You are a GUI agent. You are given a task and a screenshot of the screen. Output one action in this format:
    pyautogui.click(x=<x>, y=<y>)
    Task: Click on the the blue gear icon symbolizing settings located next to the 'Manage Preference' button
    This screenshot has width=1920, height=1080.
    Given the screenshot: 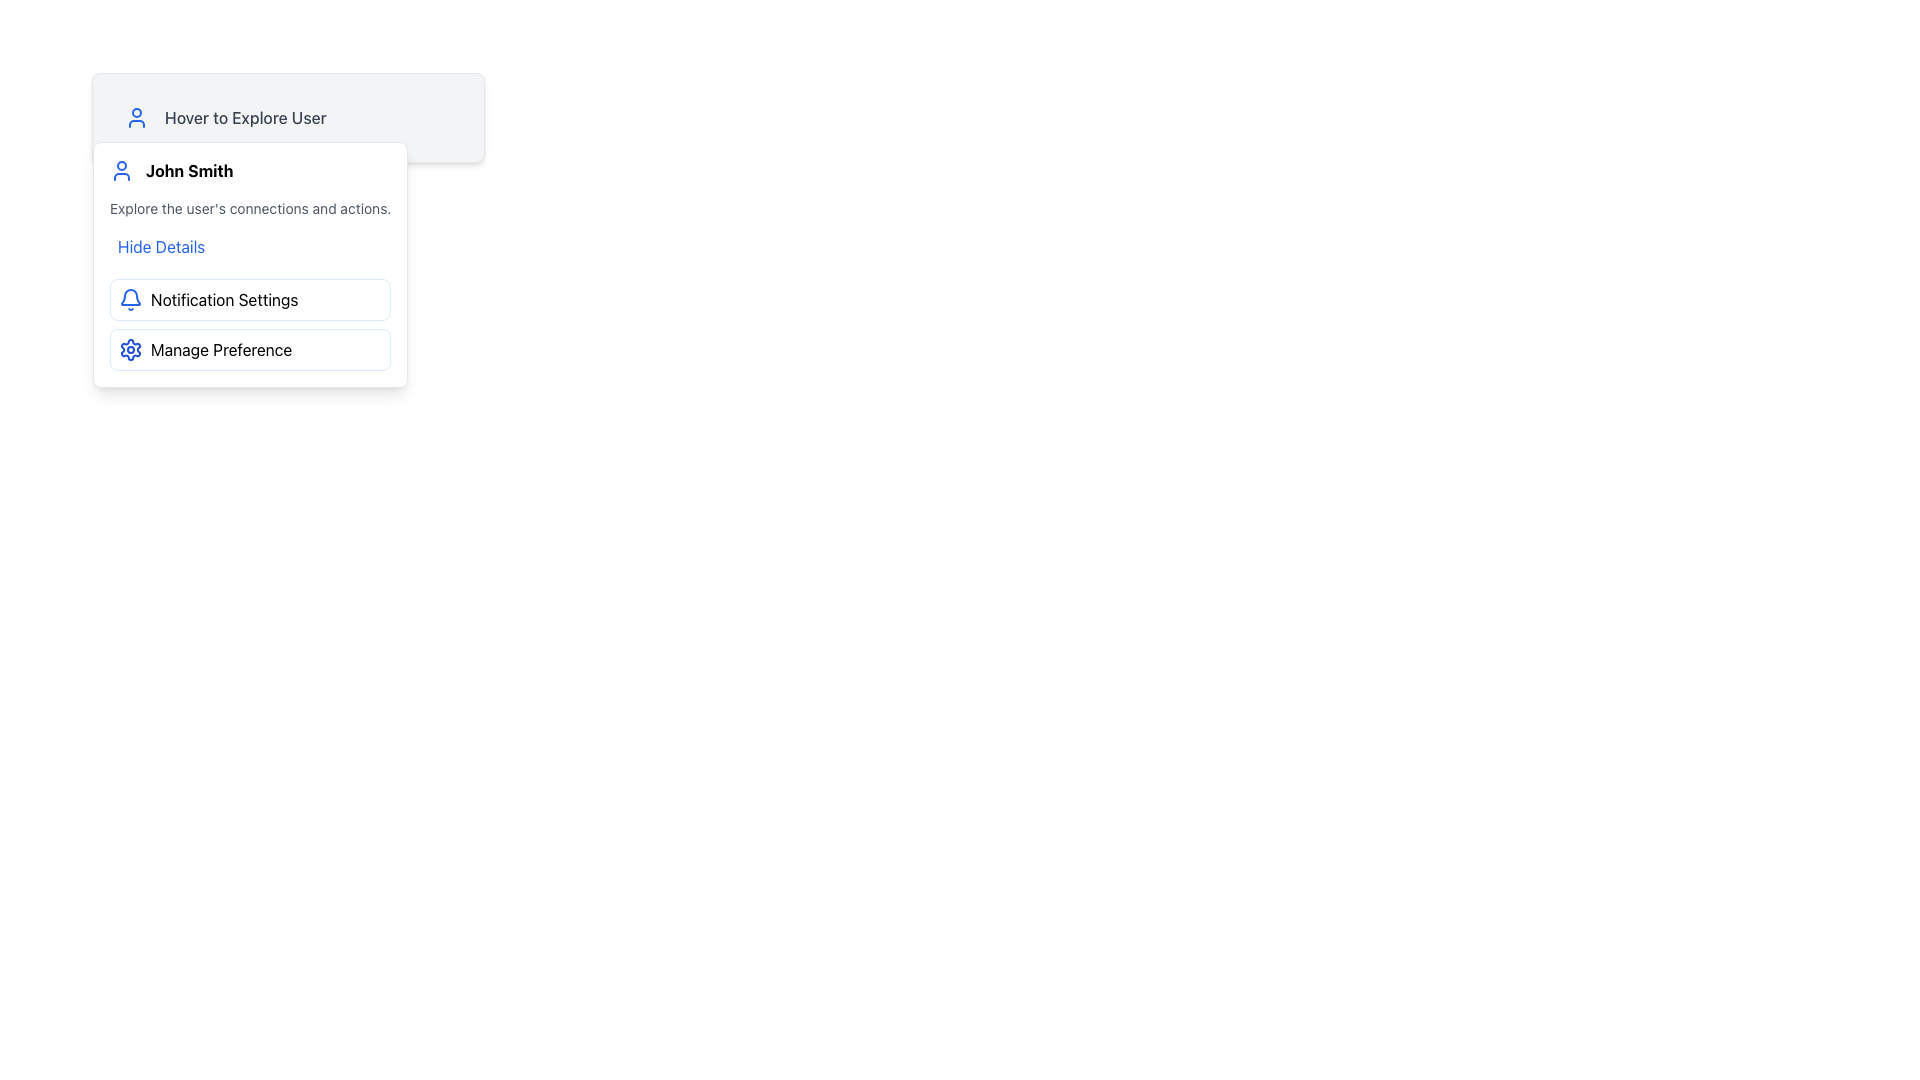 What is the action you would take?
    pyautogui.click(x=129, y=349)
    